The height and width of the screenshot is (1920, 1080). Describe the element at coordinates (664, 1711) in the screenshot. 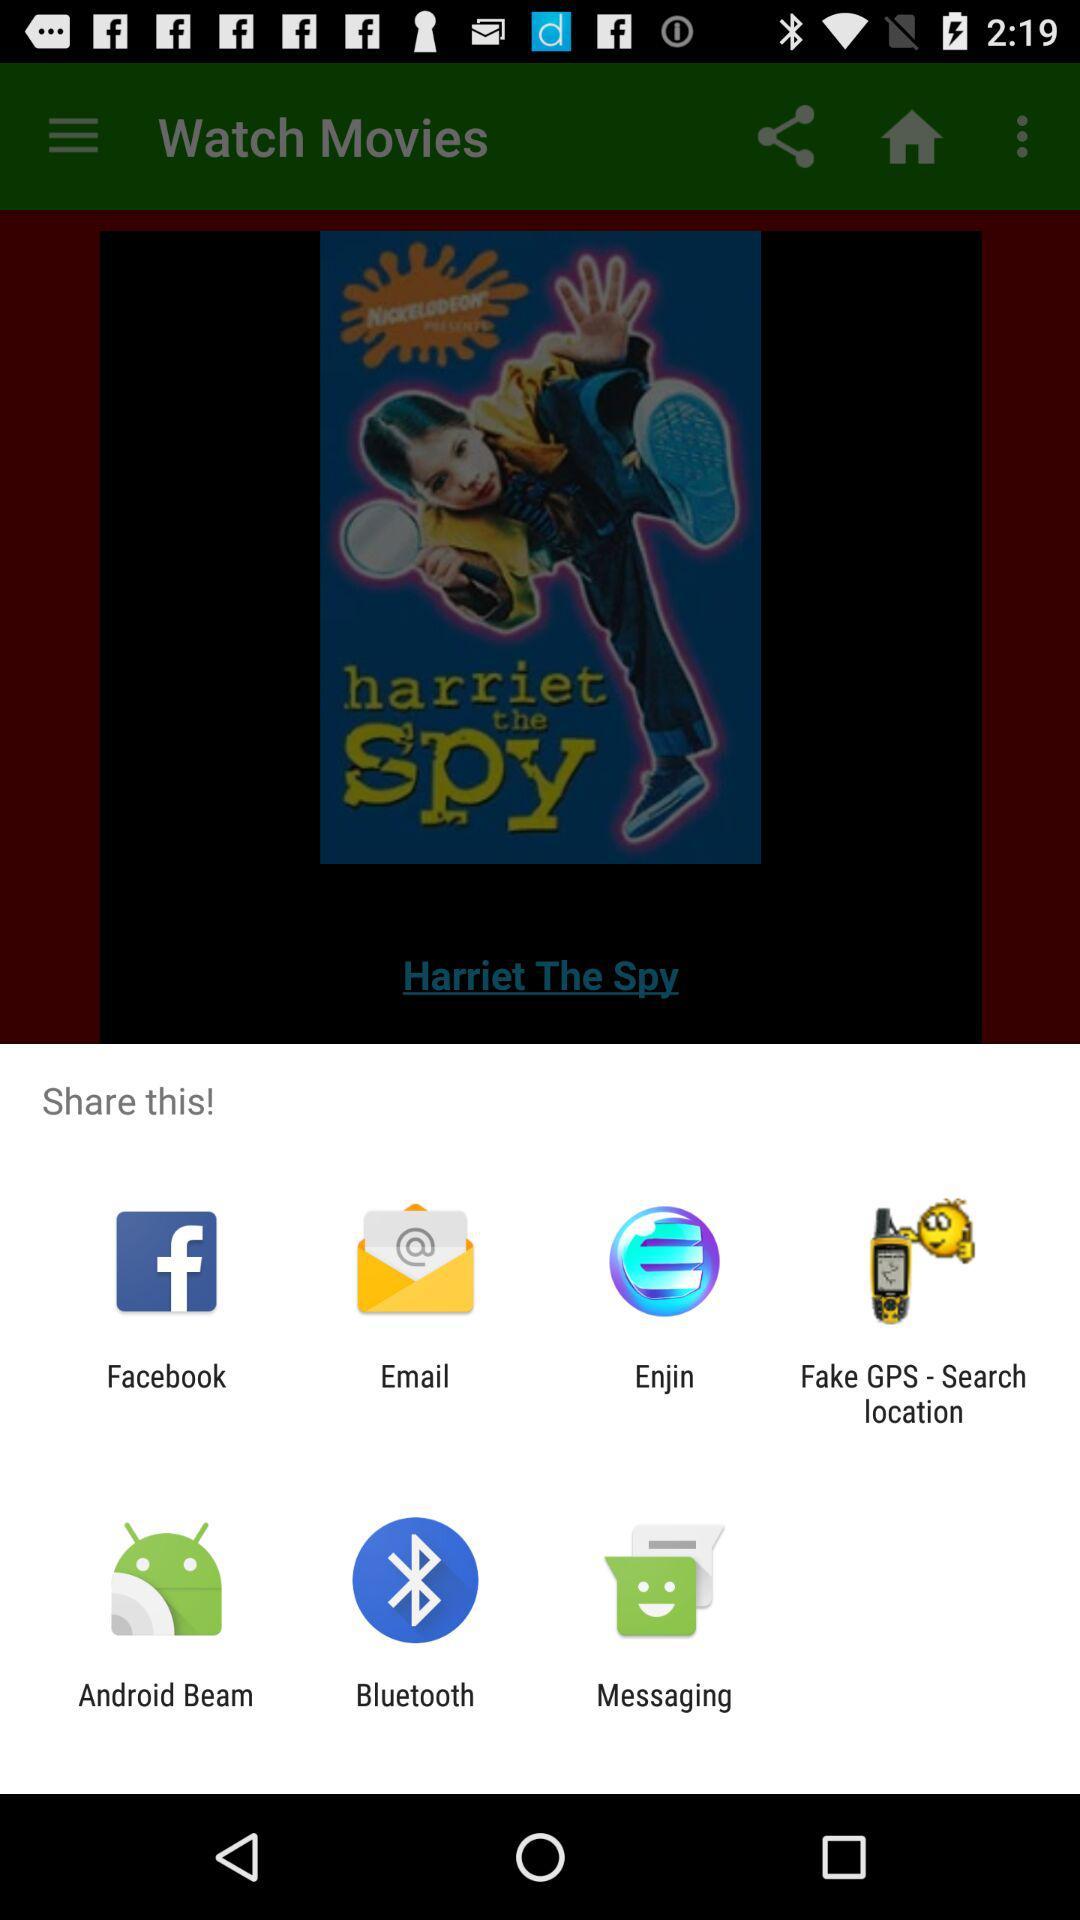

I see `item to the right of the bluetooth item` at that location.